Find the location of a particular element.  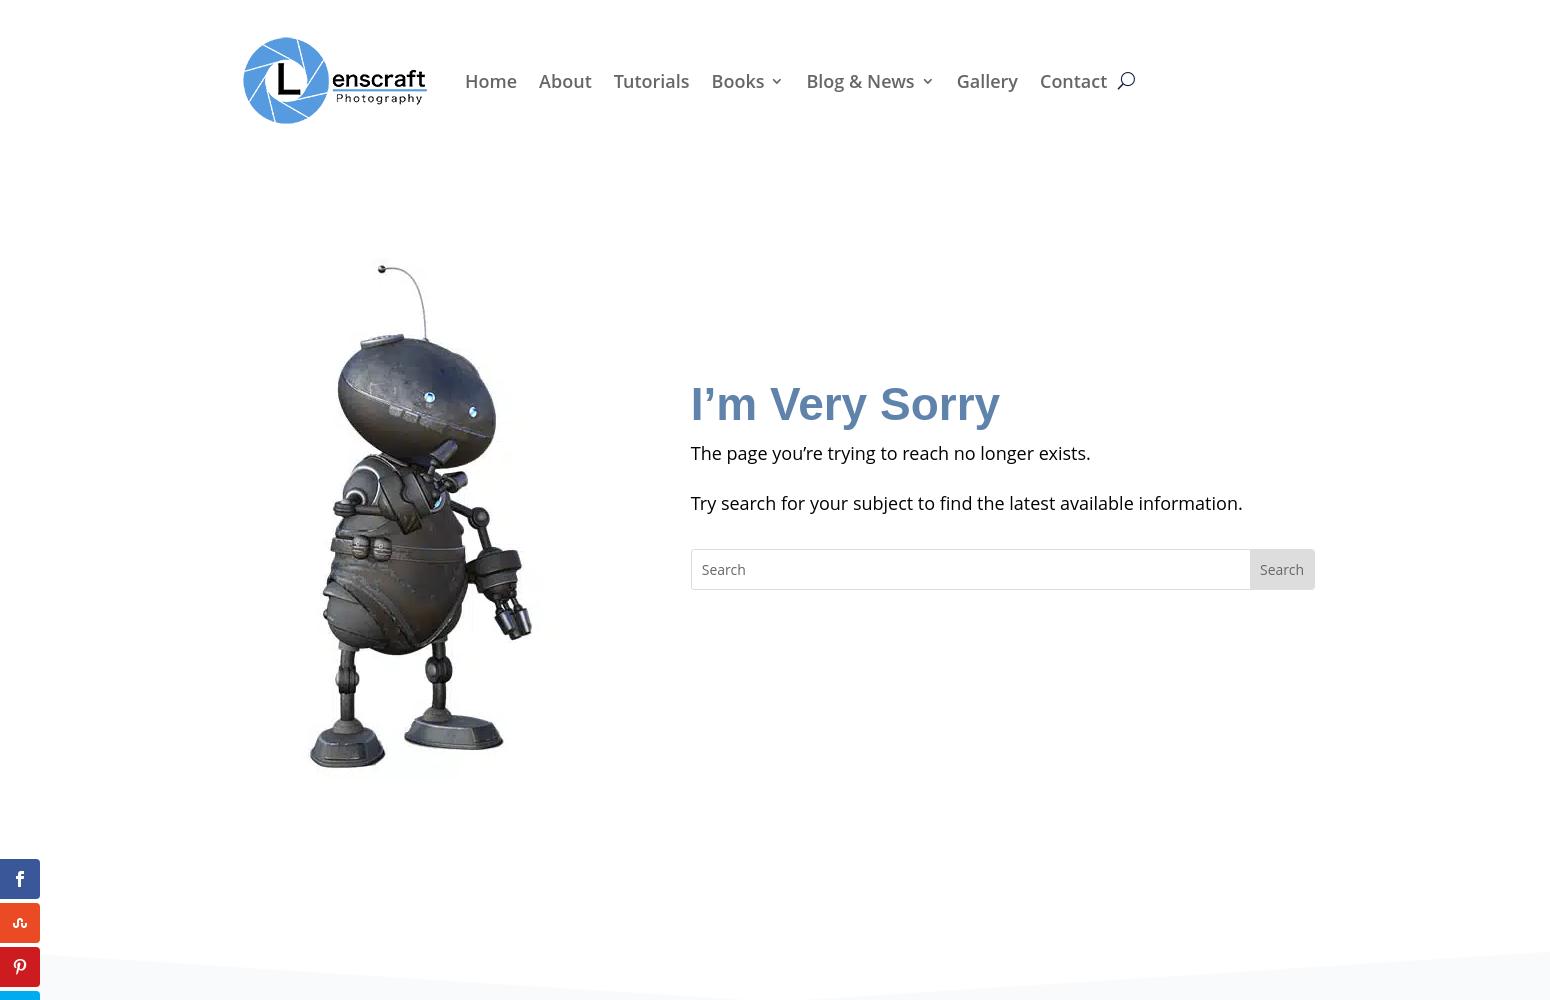

'Tutorials' is located at coordinates (650, 79).